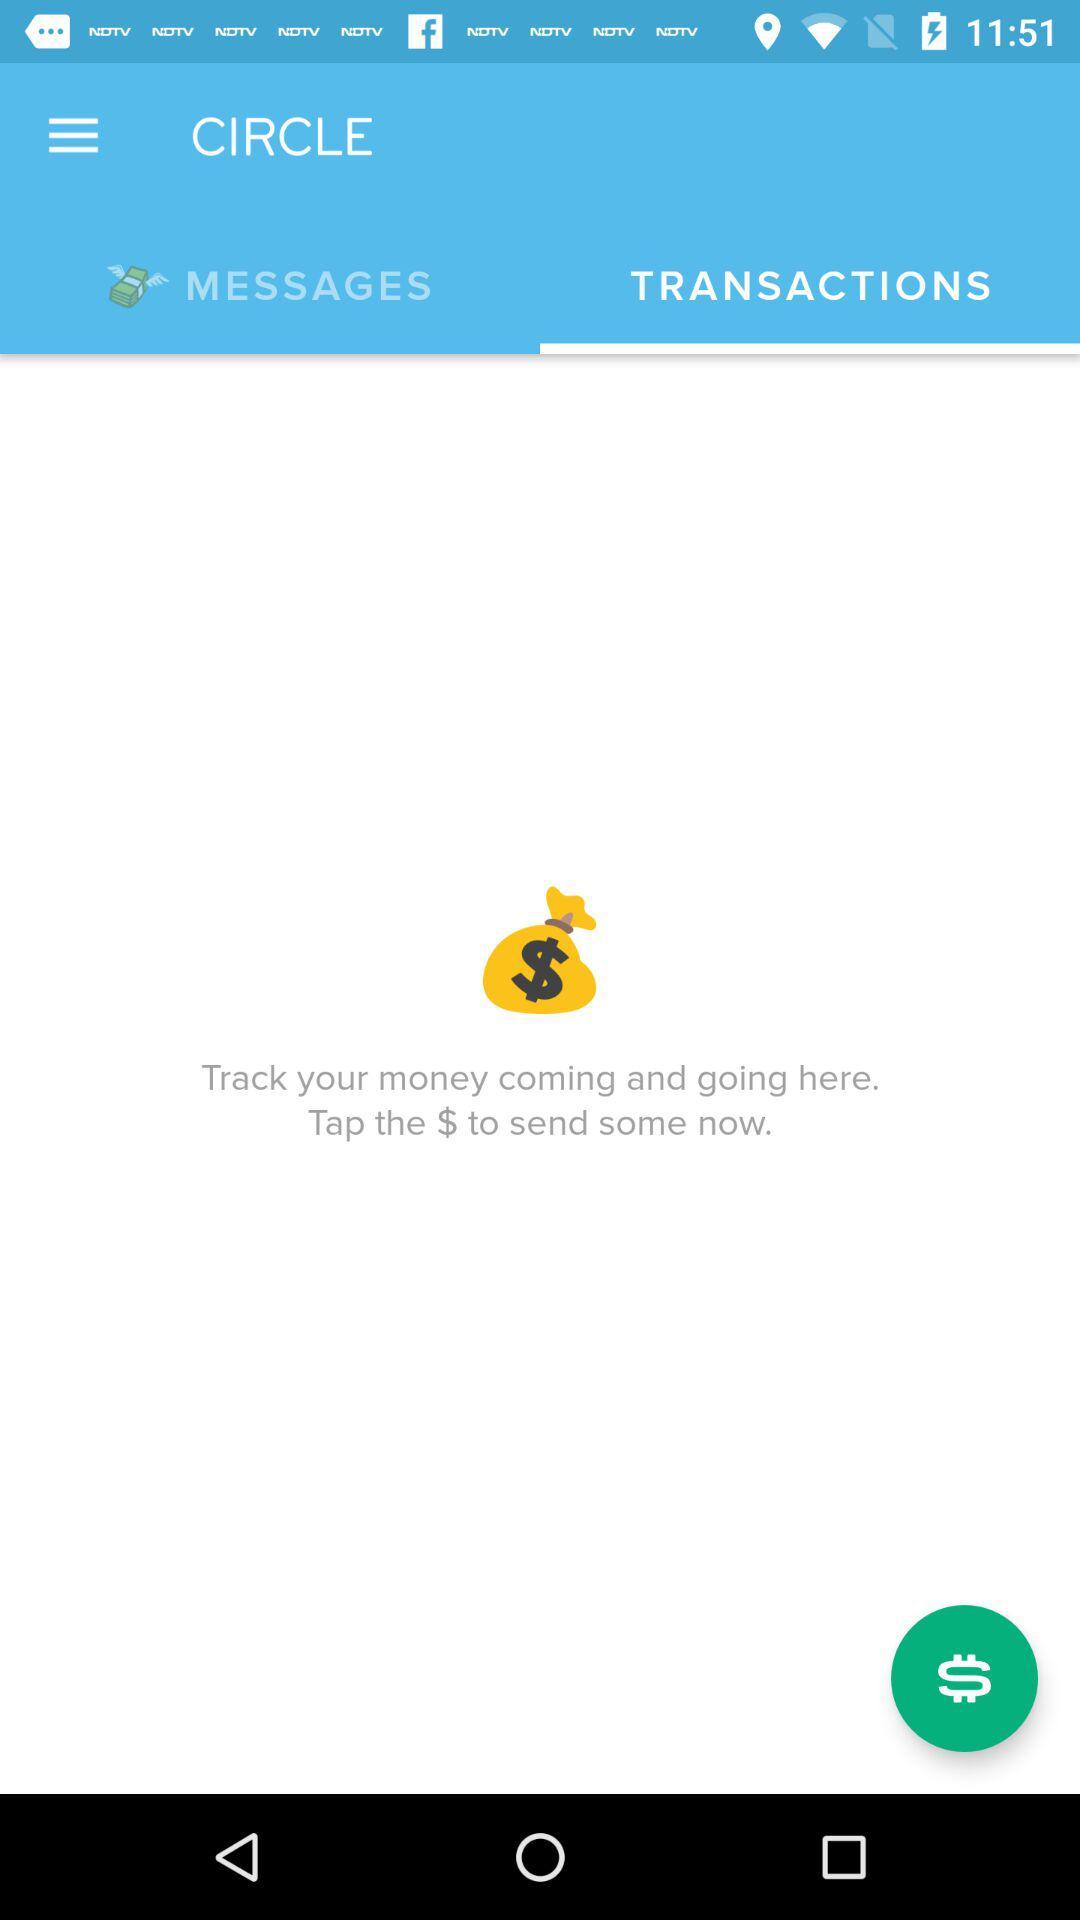 This screenshot has height=1920, width=1080. Describe the element at coordinates (963, 1678) in the screenshot. I see `the item at the bottom right corner` at that location.